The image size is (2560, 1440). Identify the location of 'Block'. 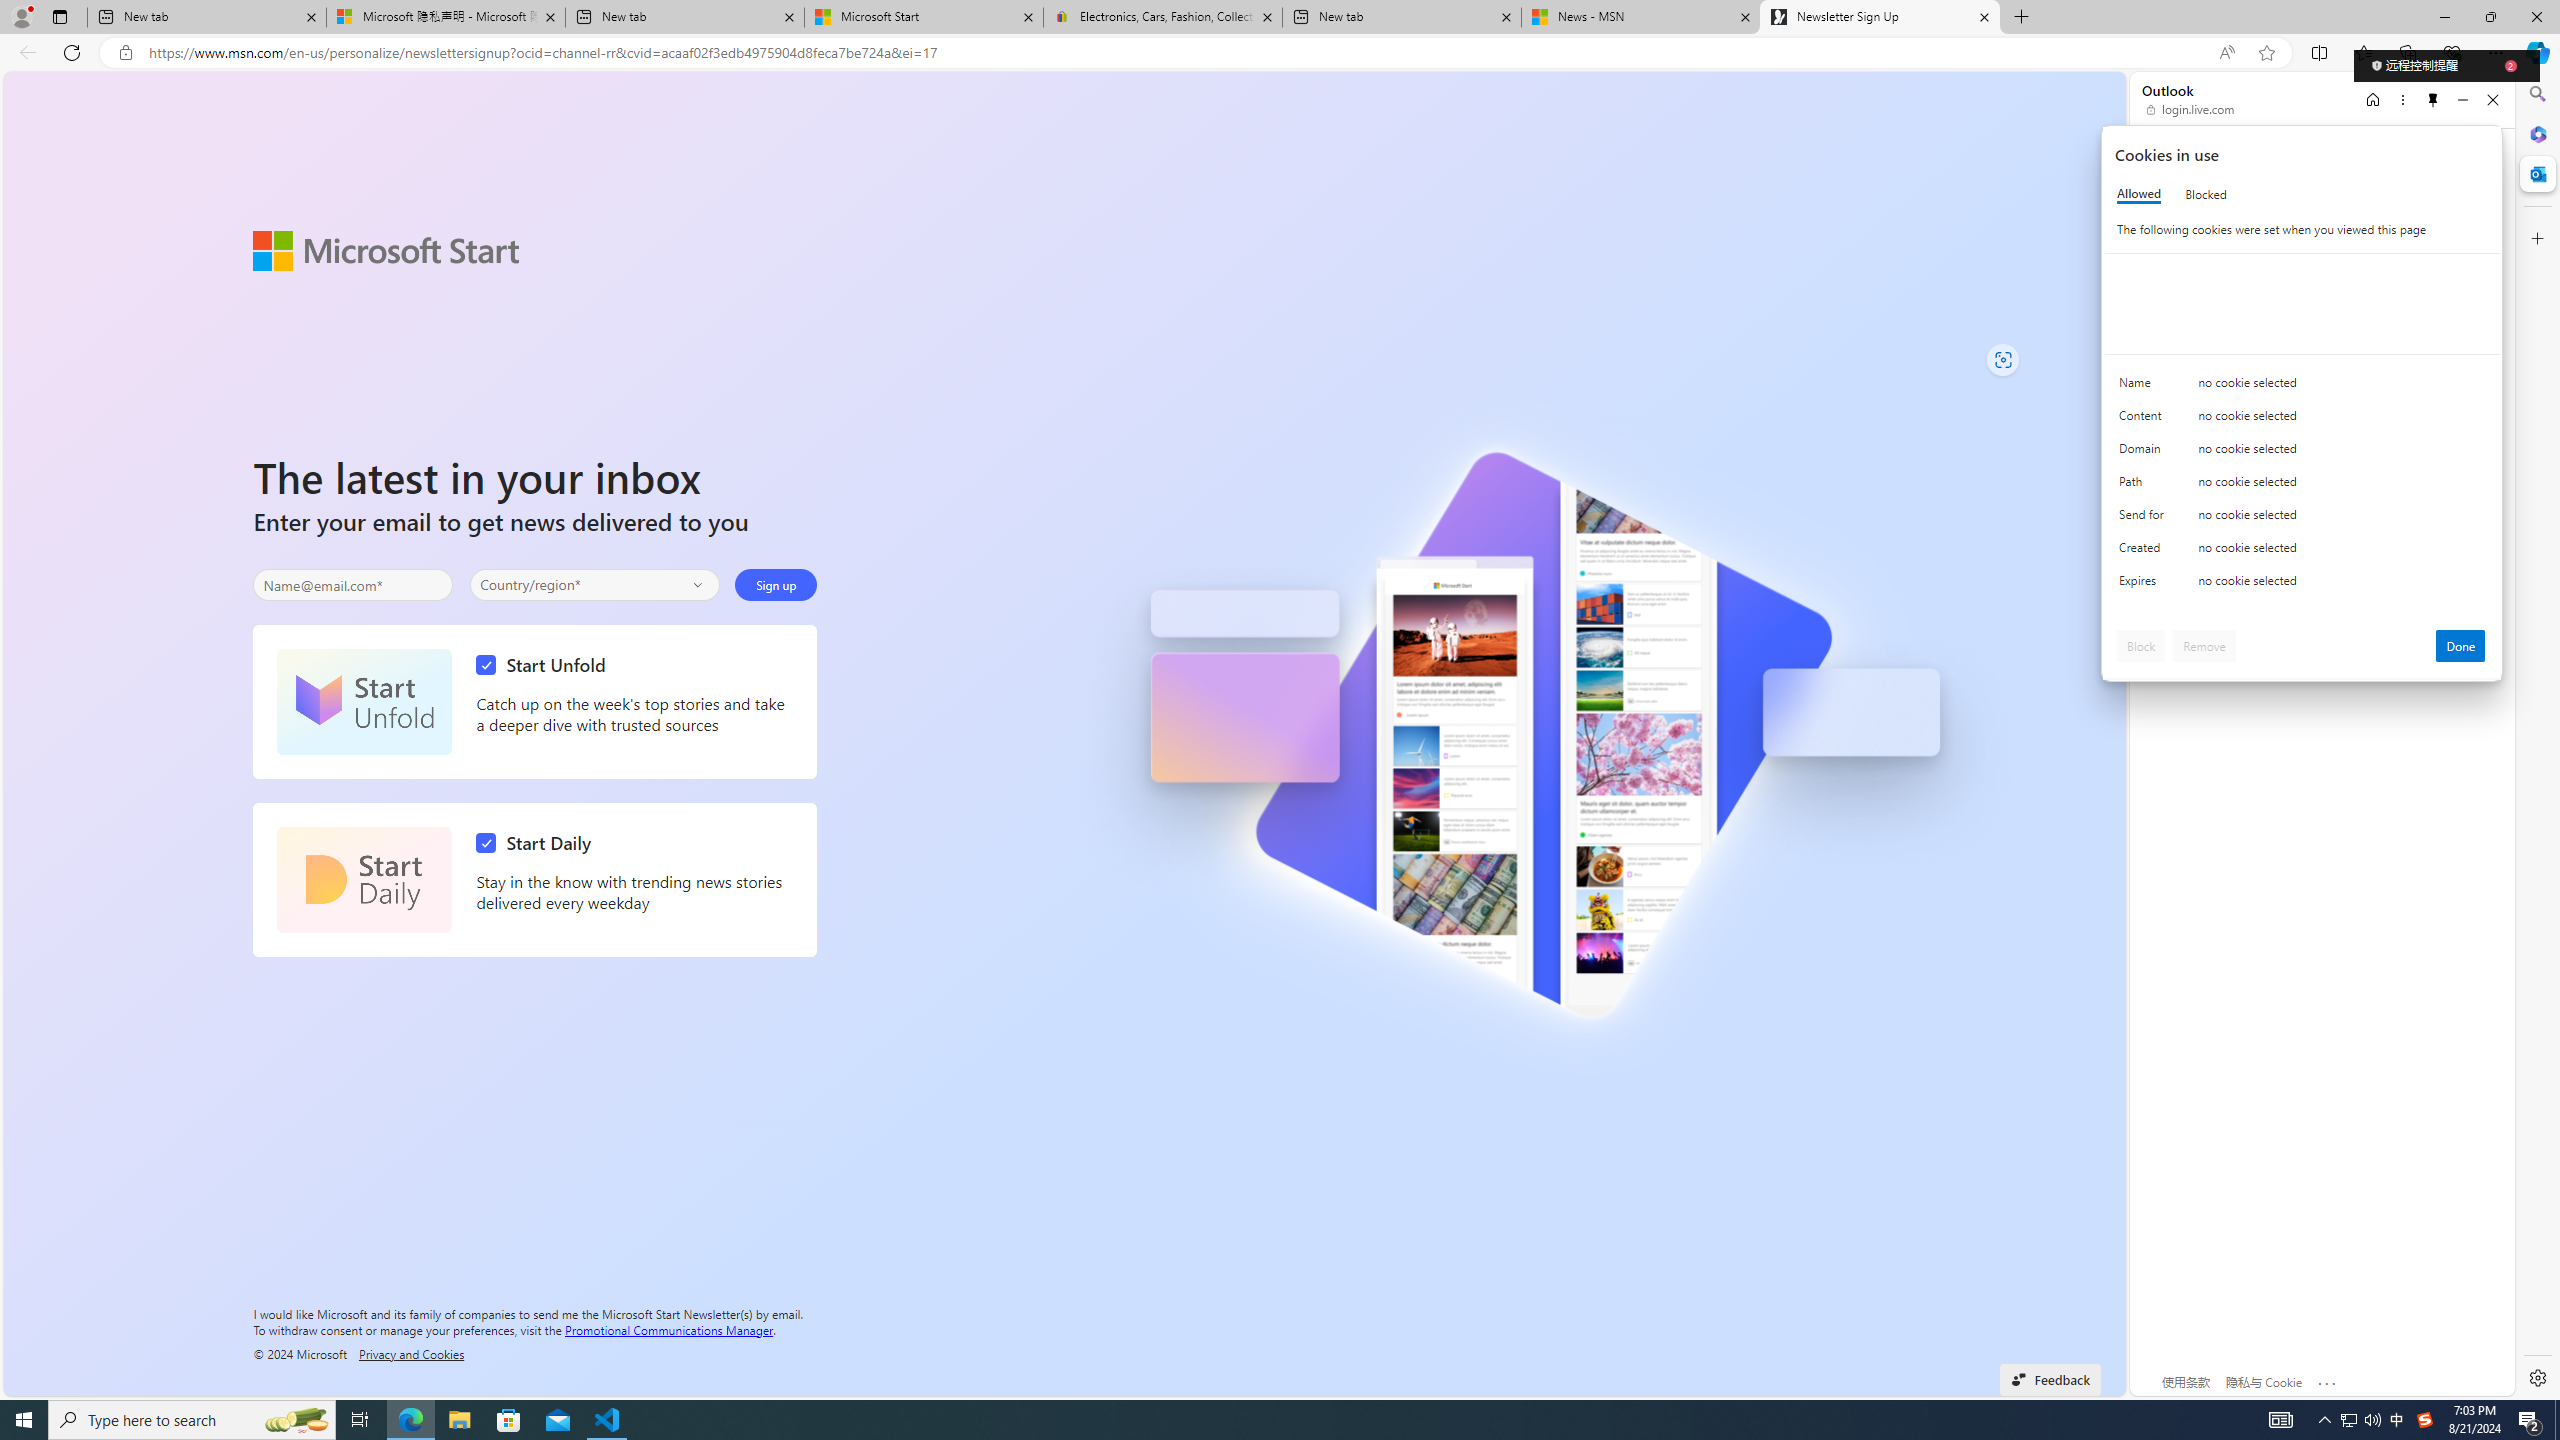
(2140, 646).